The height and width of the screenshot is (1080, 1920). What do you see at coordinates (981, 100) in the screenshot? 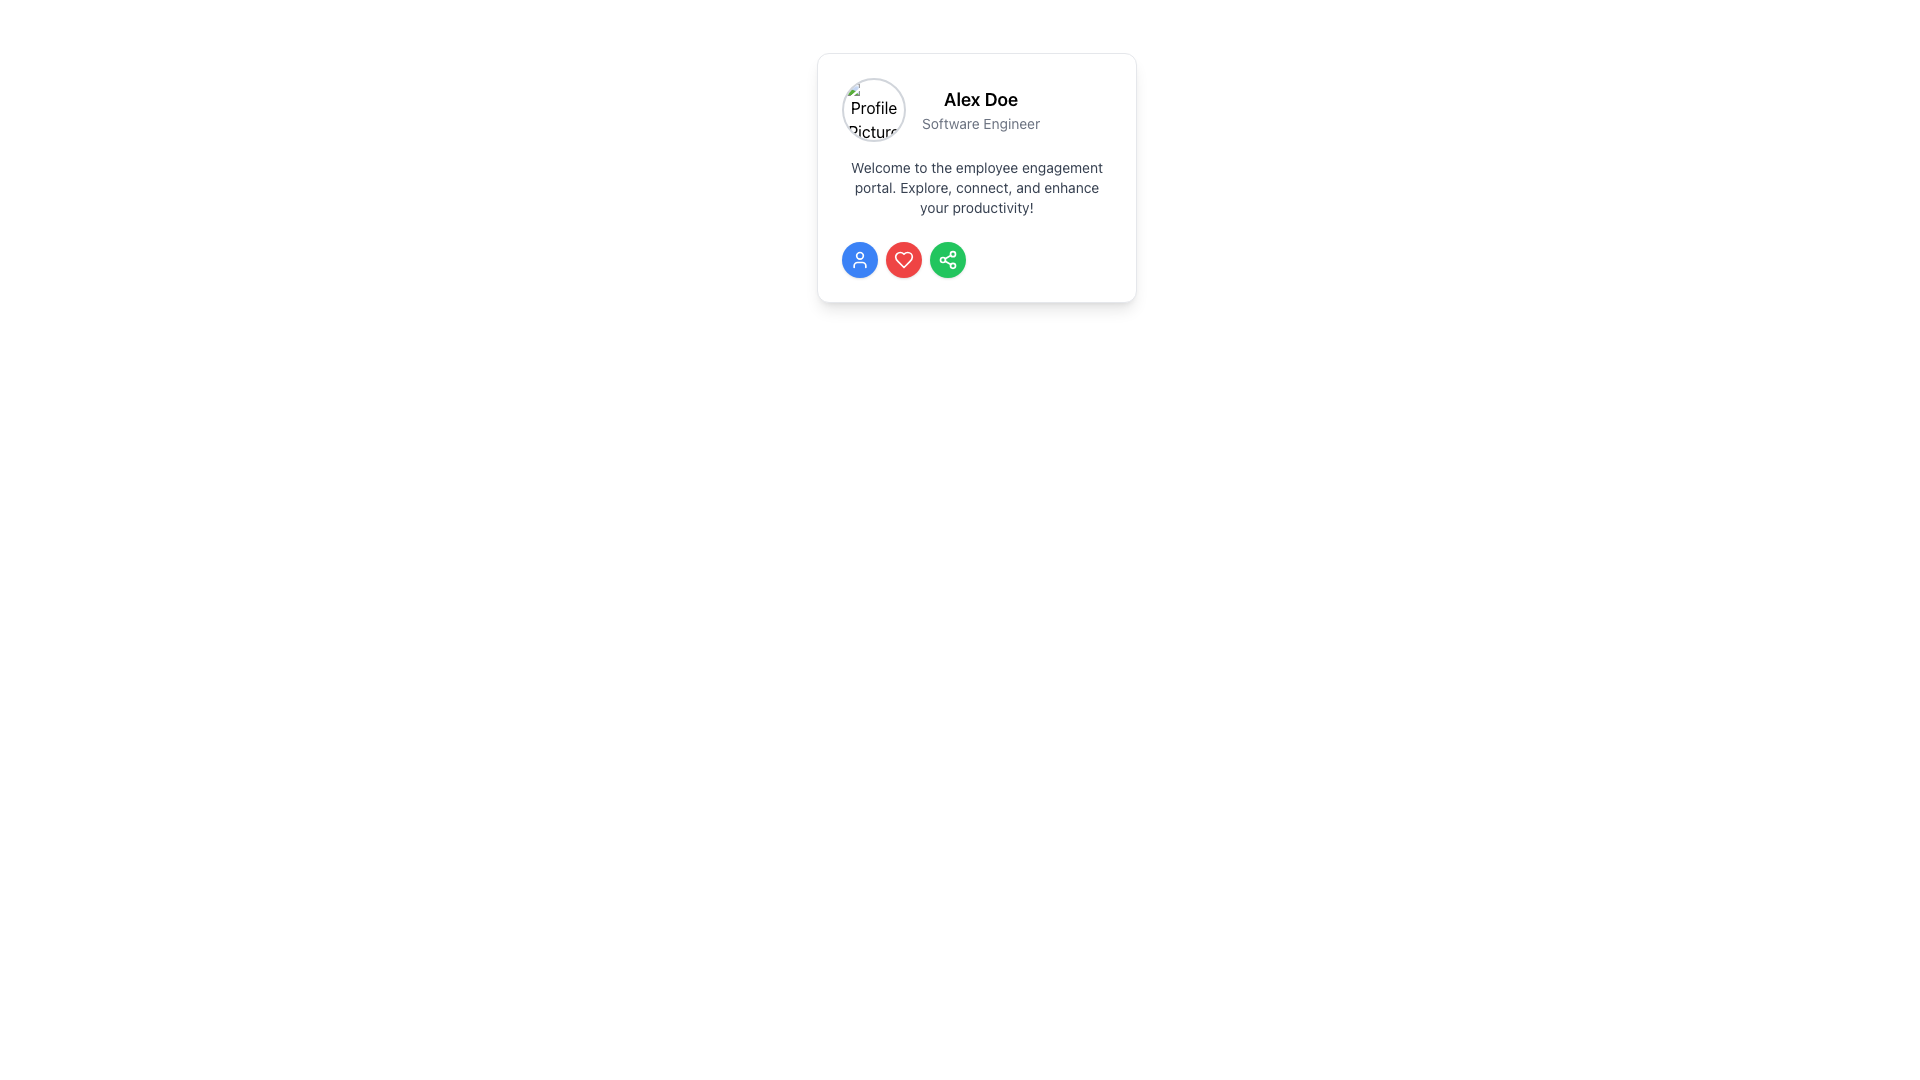
I see `text content 'Alex Doe' displayed in bold font, located in the top right section of a card layout, next to a profile picture and above the subtitle 'Software Engineer'` at bounding box center [981, 100].